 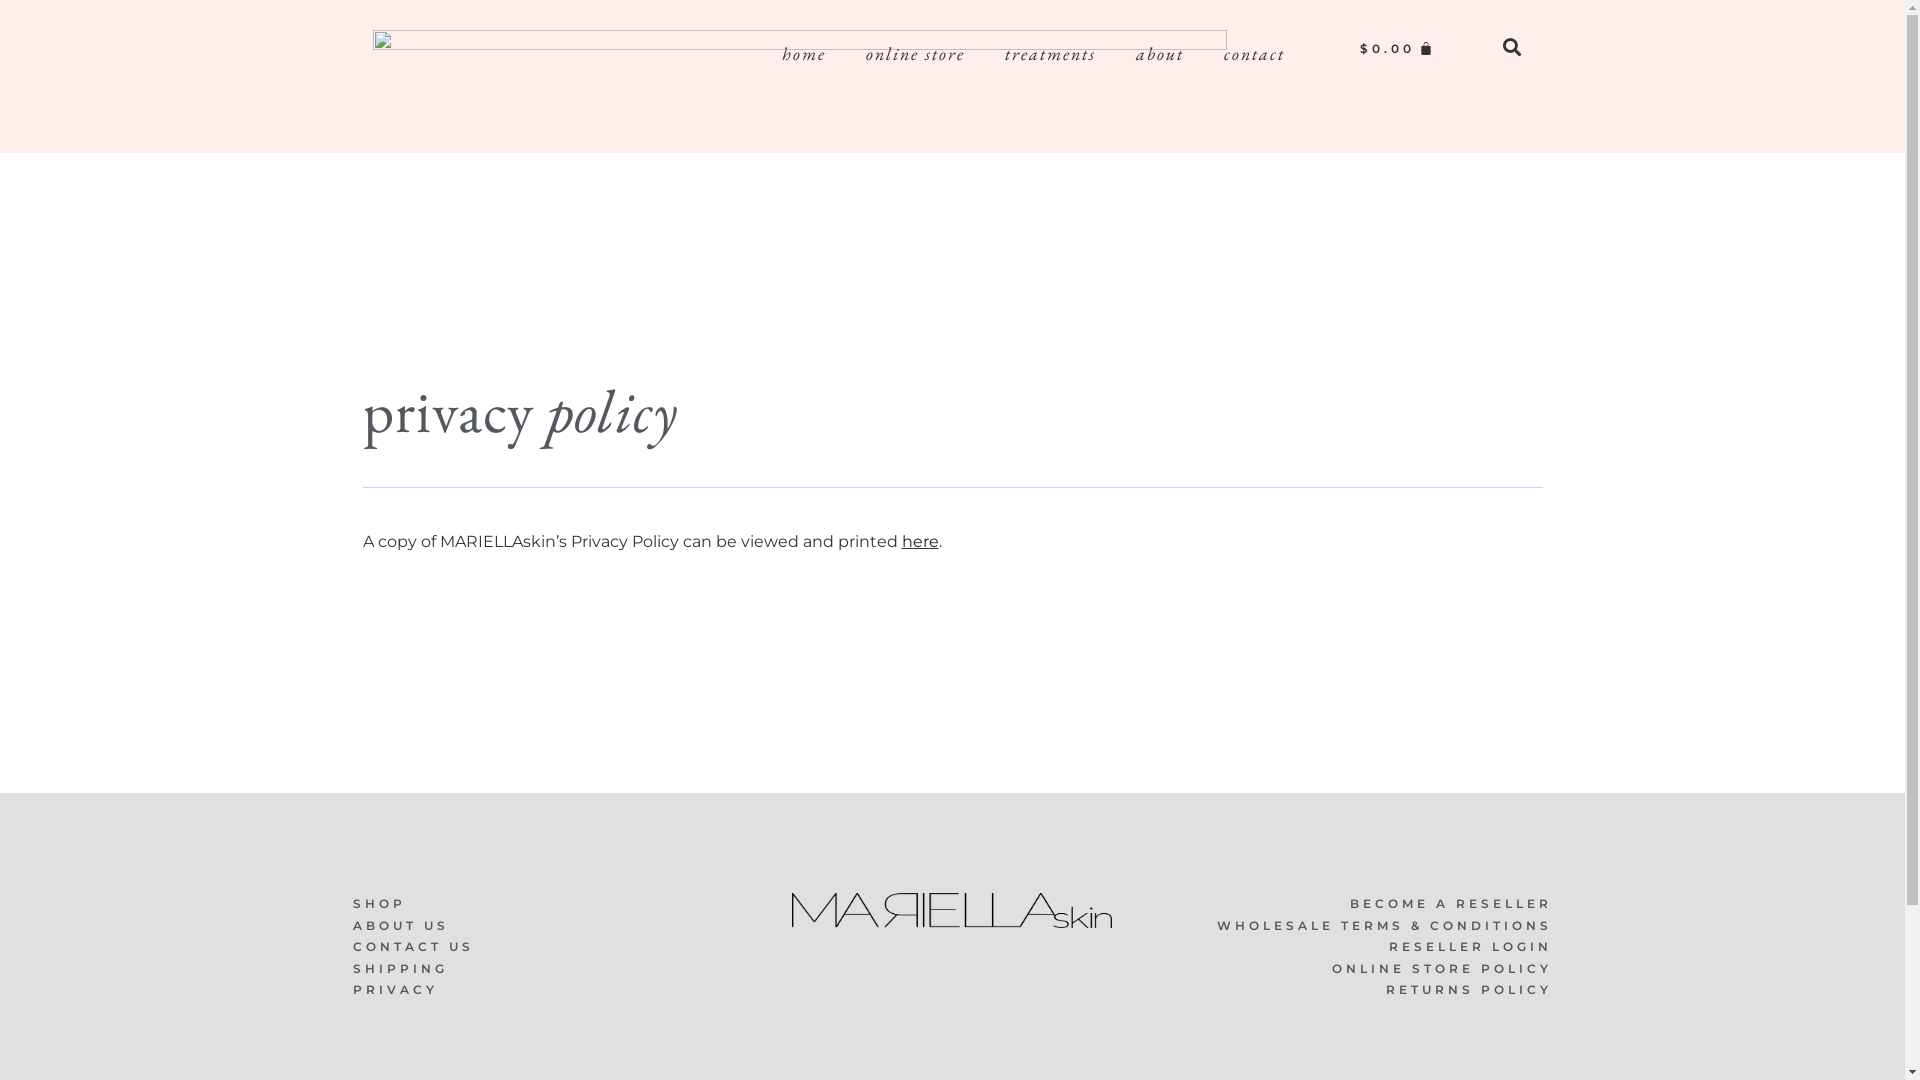 I want to click on 'RETURNS POLICY', so click(x=1352, y=990).